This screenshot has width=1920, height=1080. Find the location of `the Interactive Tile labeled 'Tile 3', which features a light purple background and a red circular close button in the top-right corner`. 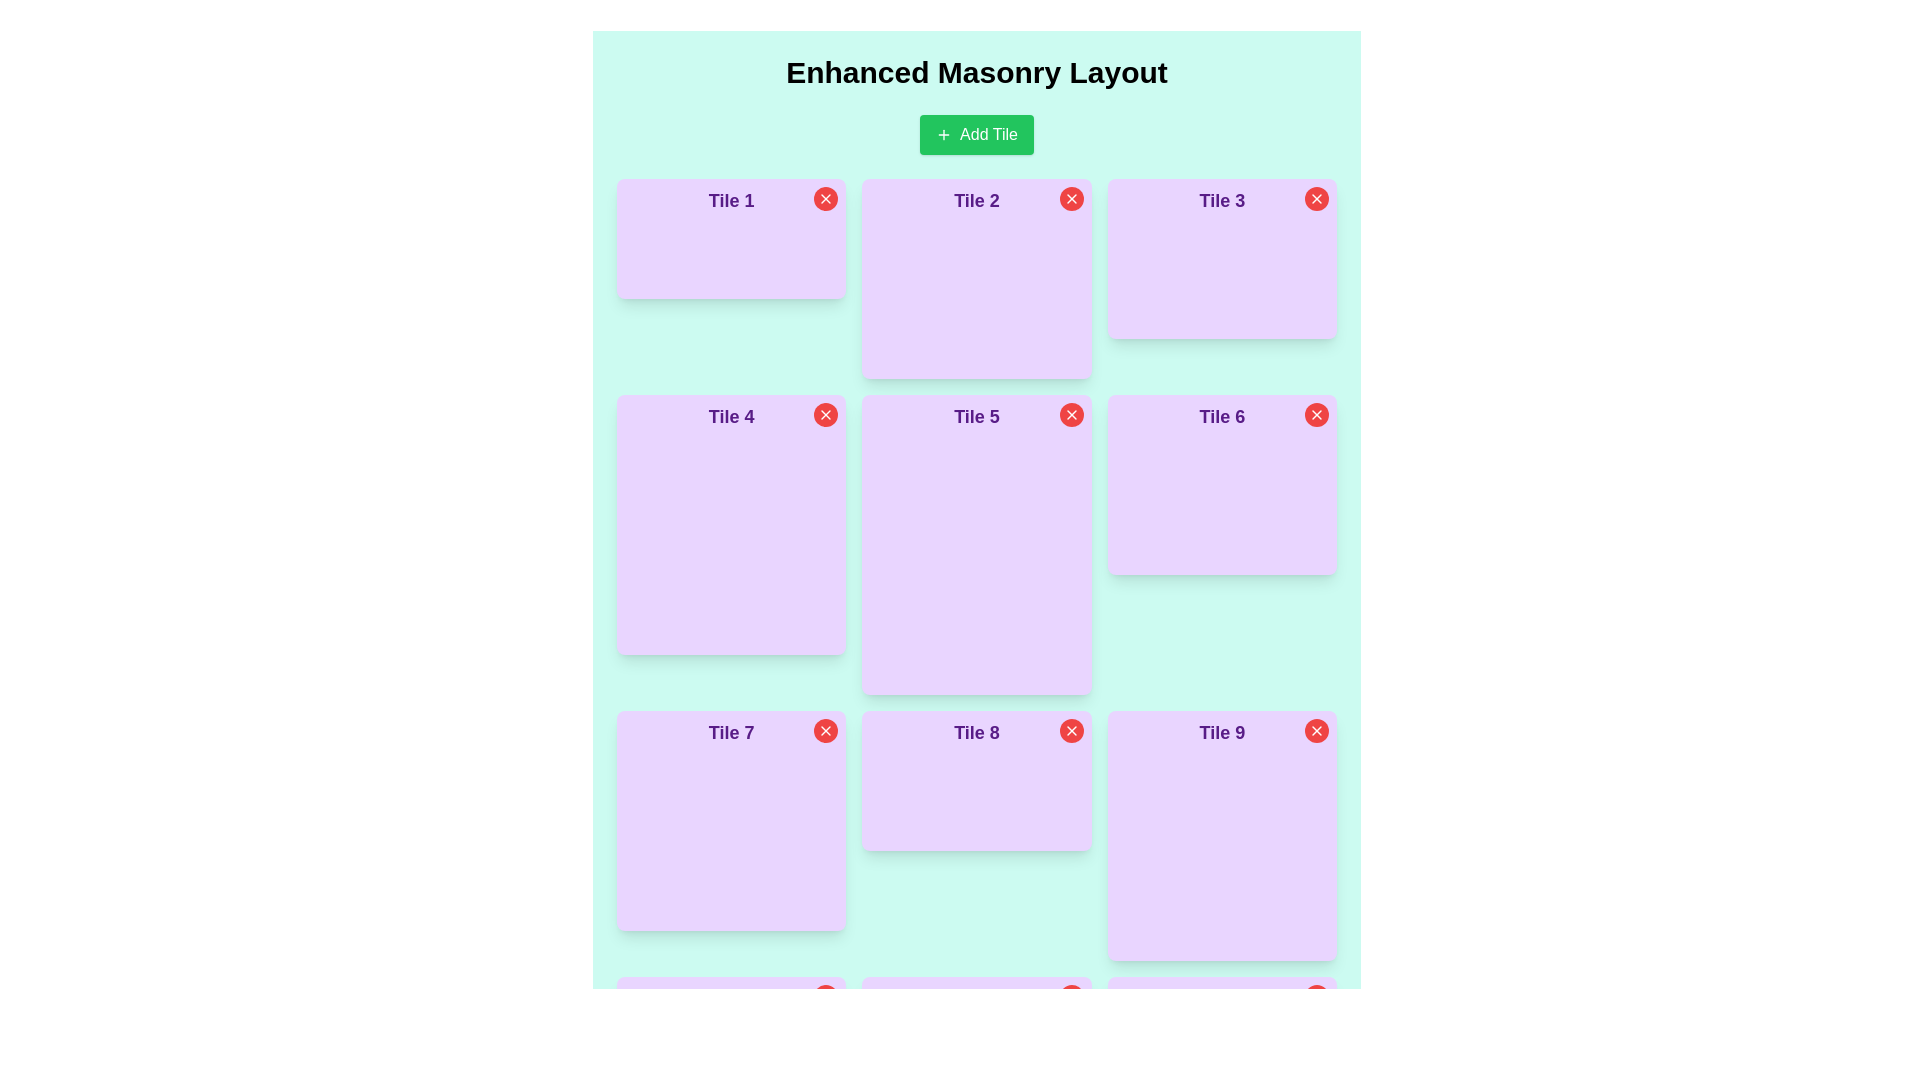

the Interactive Tile labeled 'Tile 3', which features a light purple background and a red circular close button in the top-right corner is located at coordinates (1221, 257).